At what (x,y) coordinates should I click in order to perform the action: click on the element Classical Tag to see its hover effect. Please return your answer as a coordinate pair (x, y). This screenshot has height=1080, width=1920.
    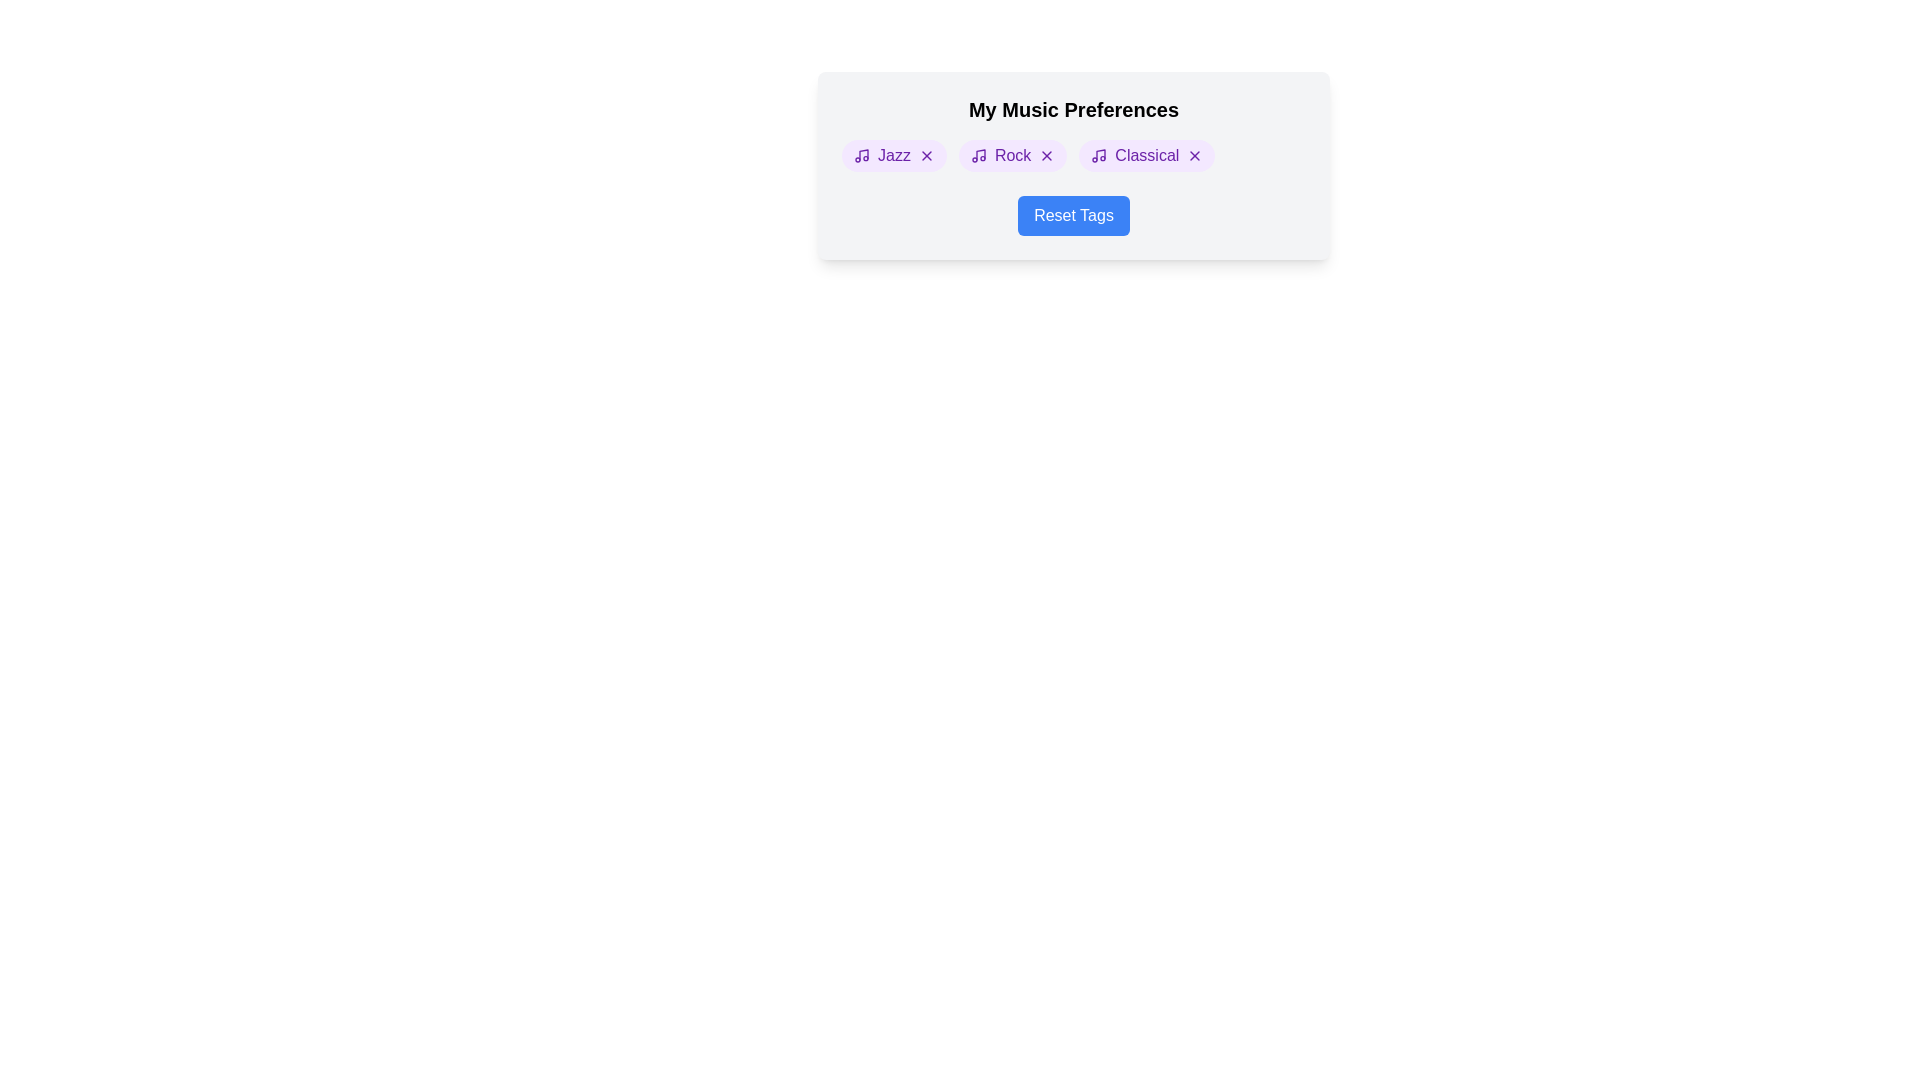
    Looking at the image, I should click on (1147, 154).